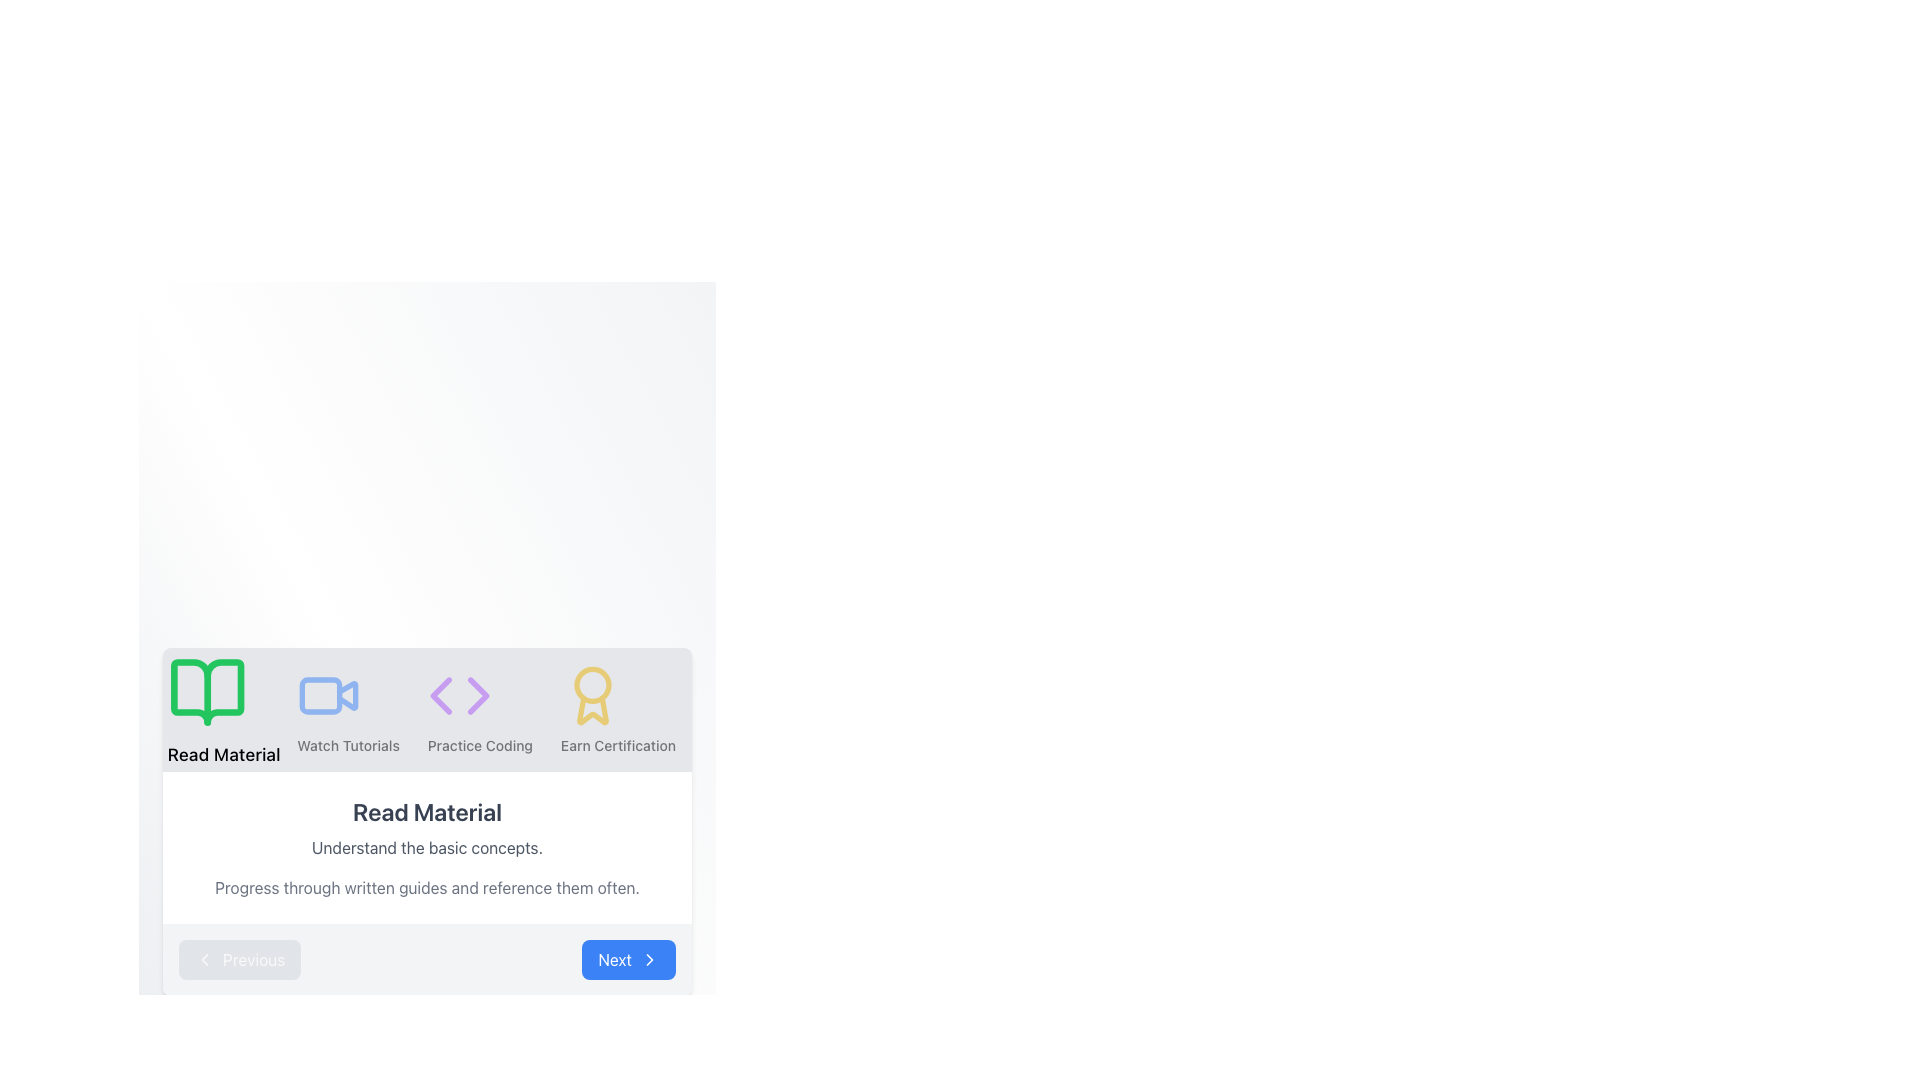 This screenshot has width=1920, height=1080. I want to click on the navigation button located at the bottom right corner of the interface, adjacent to the 'Previous' button, so click(628, 959).